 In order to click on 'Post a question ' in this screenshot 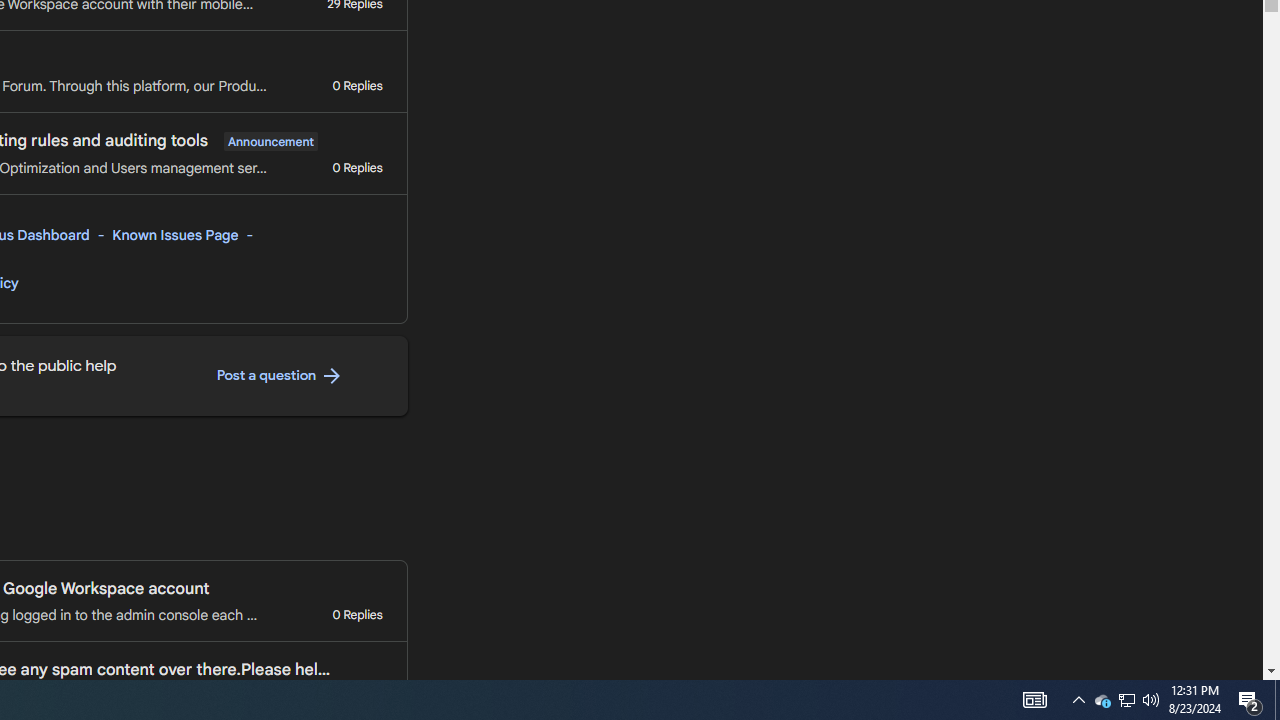, I will do `click(279, 376)`.